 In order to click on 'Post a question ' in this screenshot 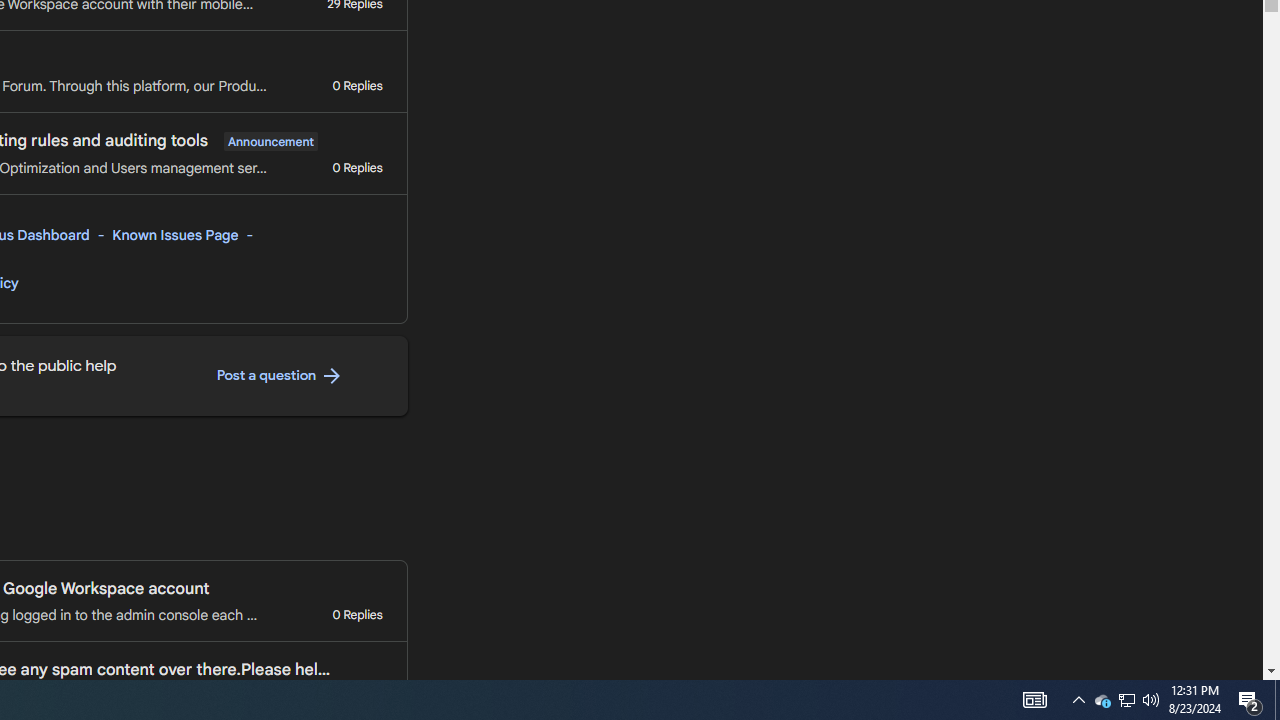, I will do `click(279, 376)`.